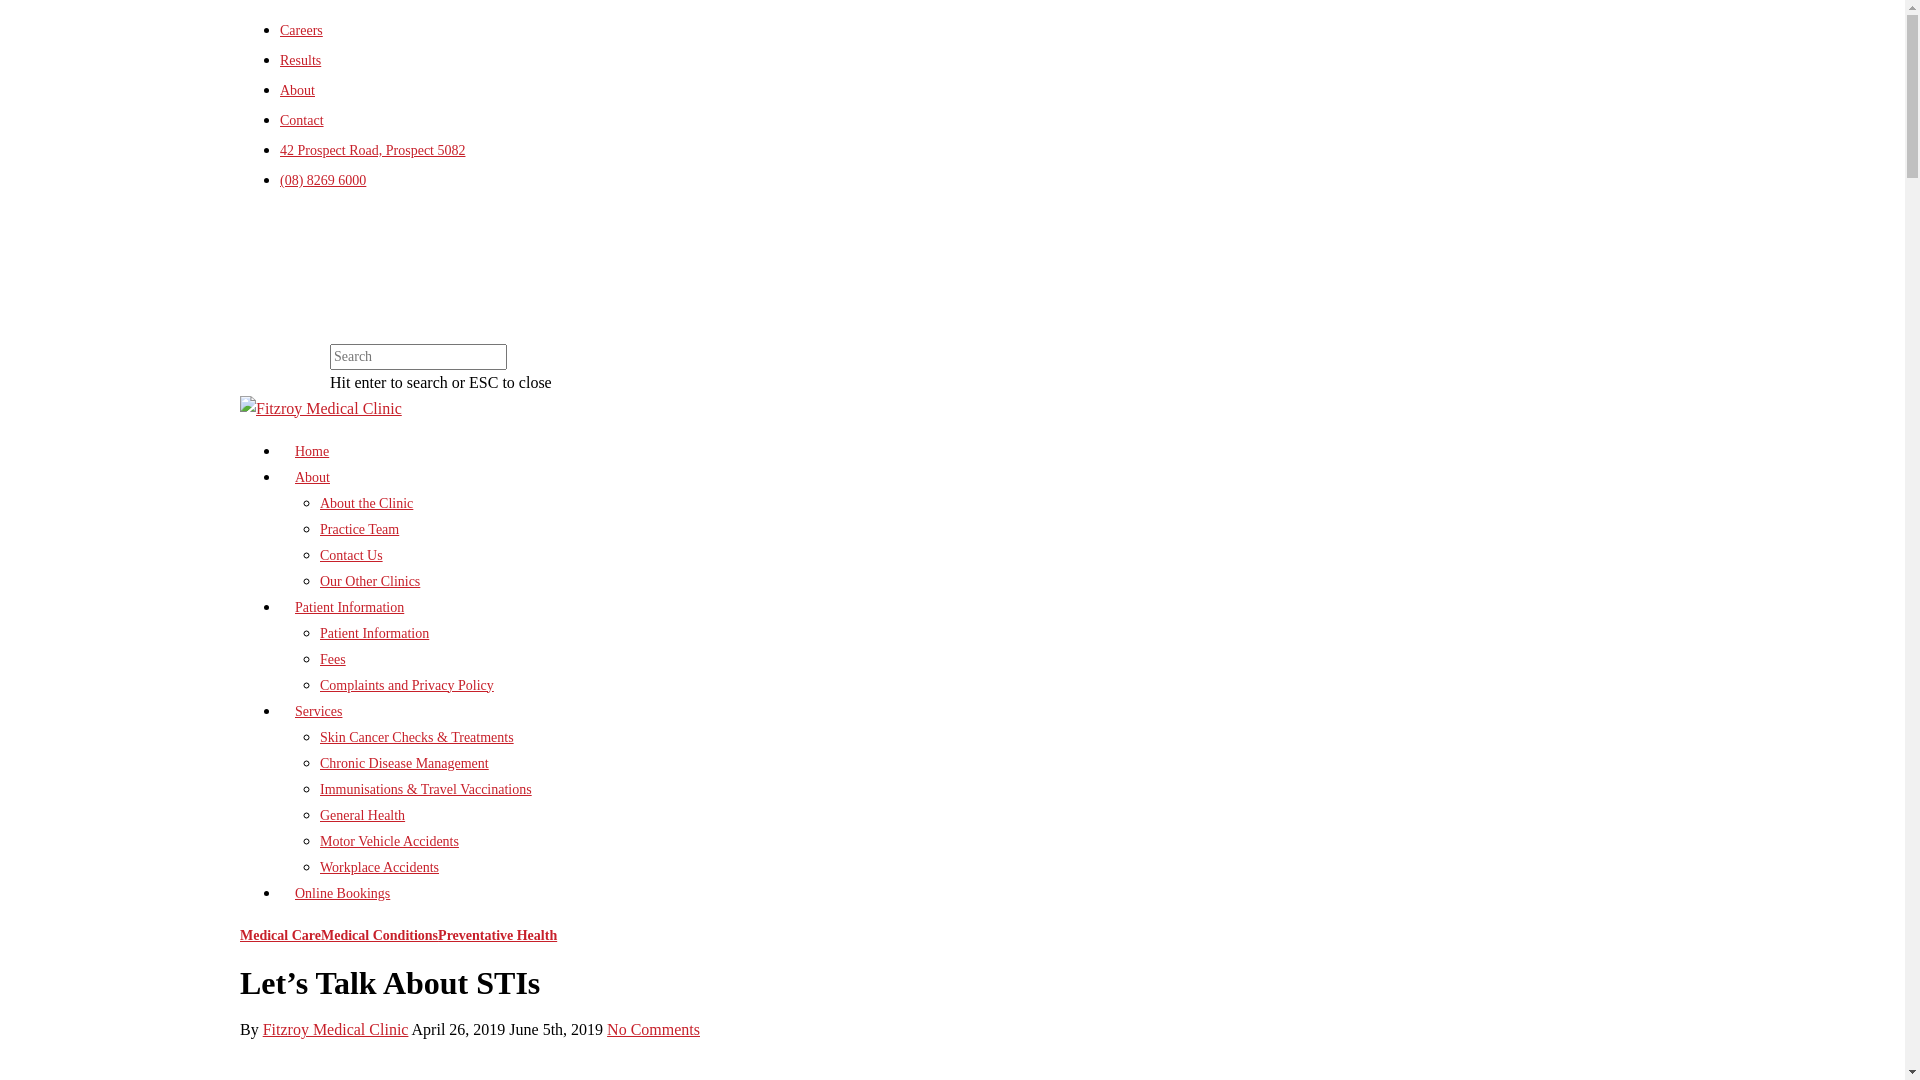 The width and height of the screenshot is (1920, 1080). Describe the element at coordinates (369, 581) in the screenshot. I see `'Our Other Clinics'` at that location.